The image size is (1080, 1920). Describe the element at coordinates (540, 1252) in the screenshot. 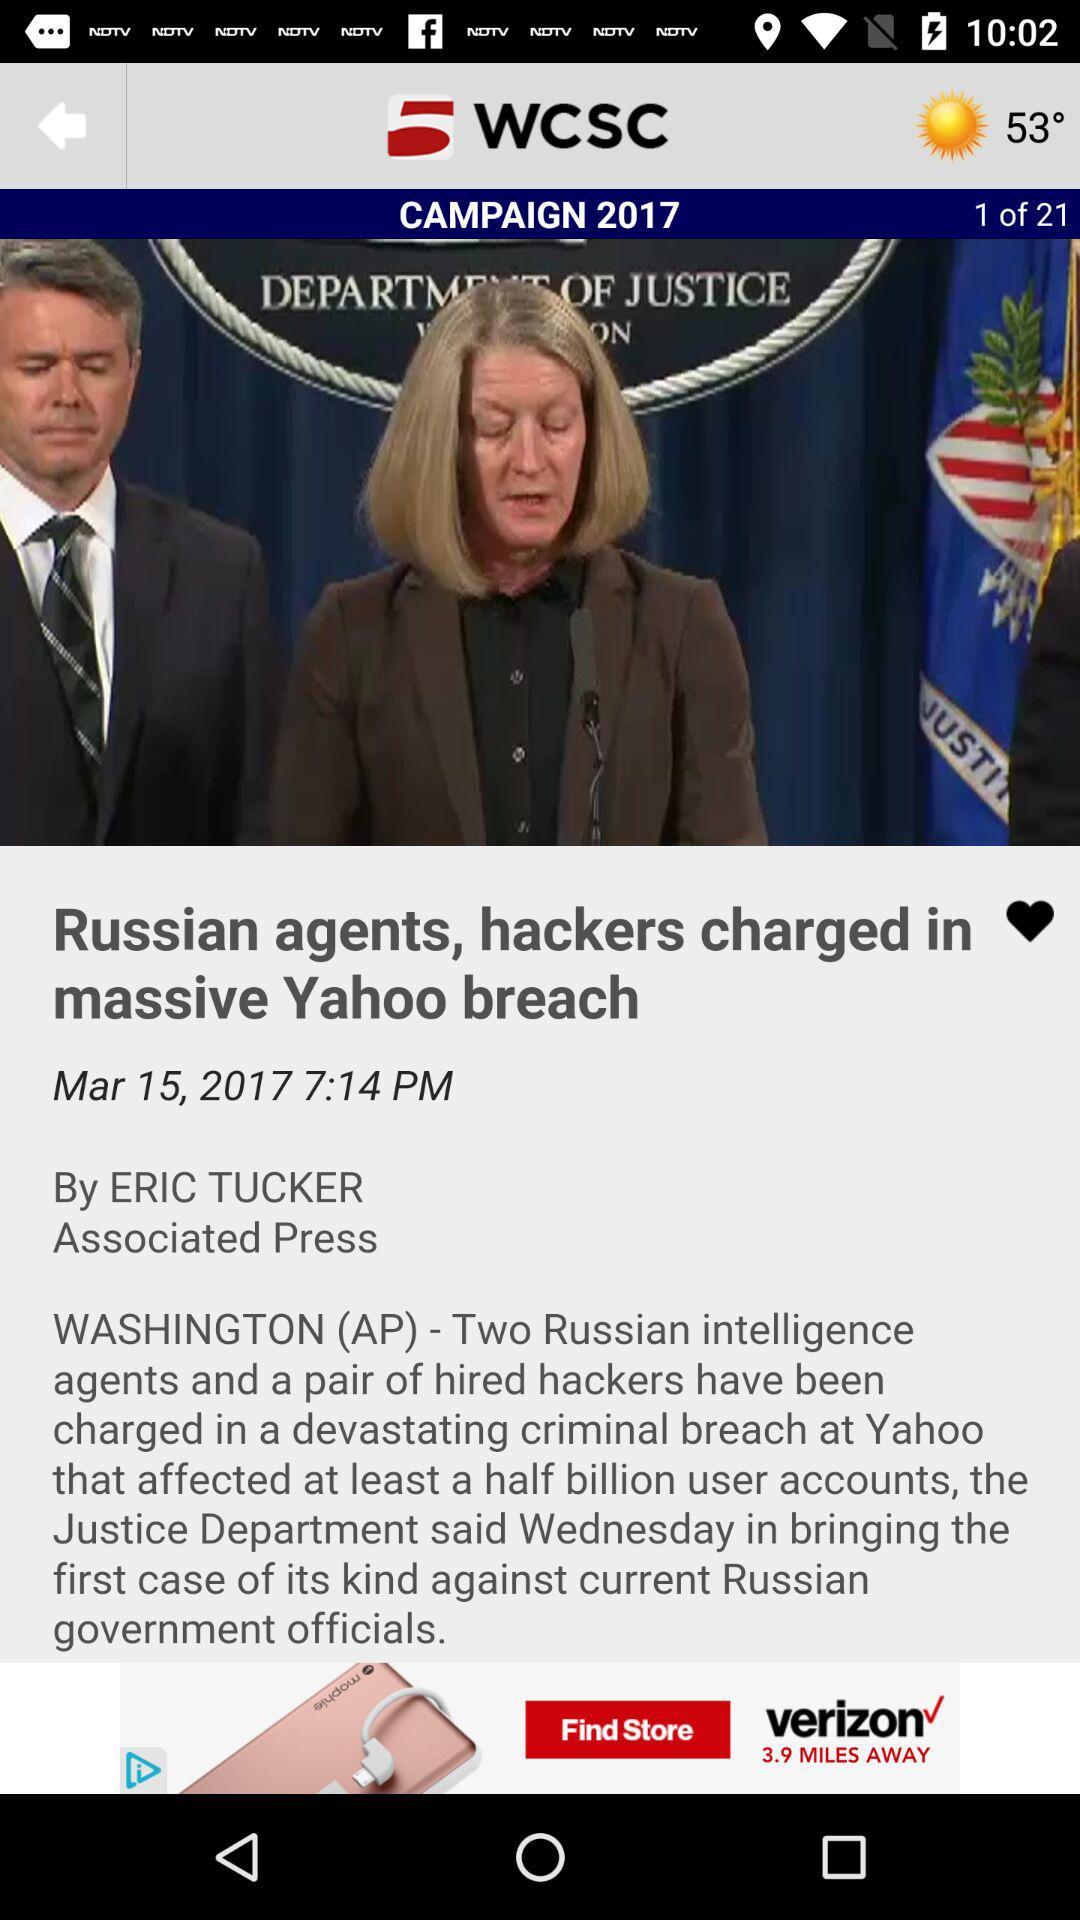

I see `article content display` at that location.